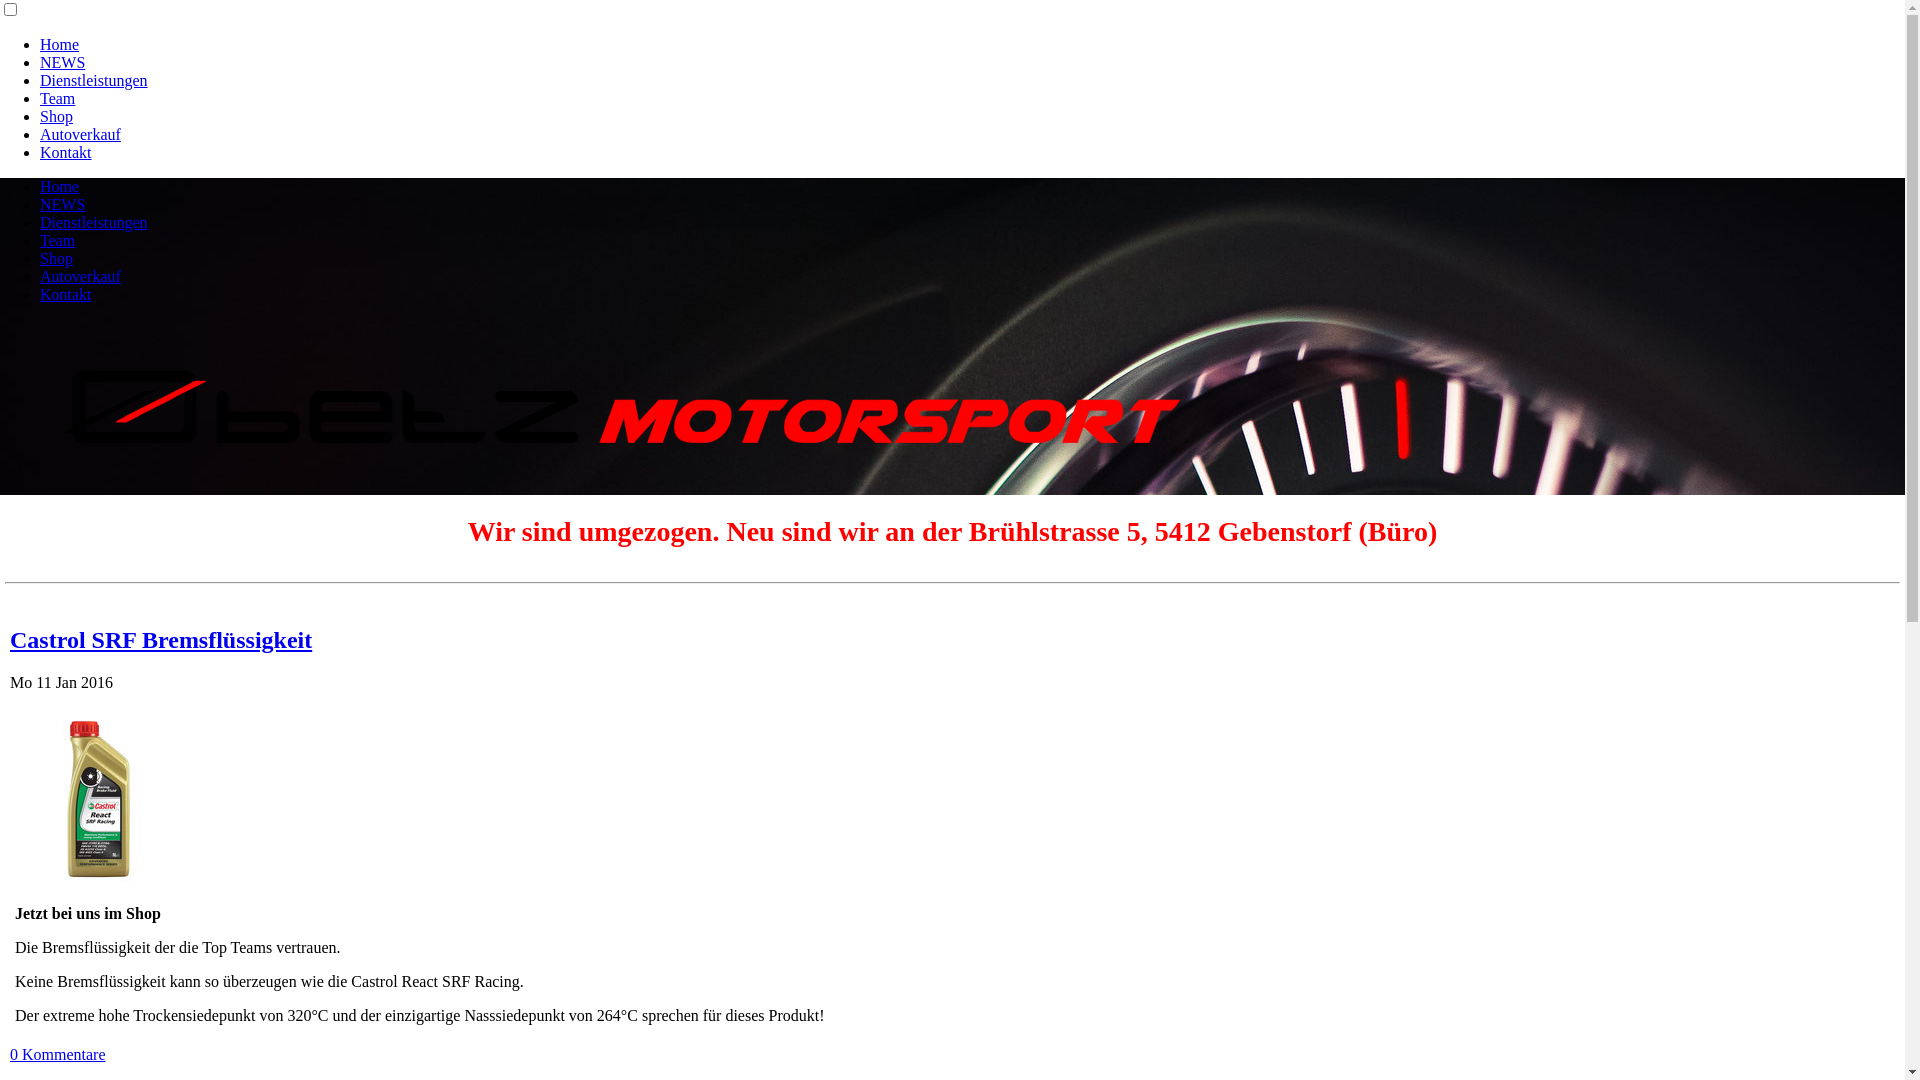  I want to click on 'Home', so click(39, 44).